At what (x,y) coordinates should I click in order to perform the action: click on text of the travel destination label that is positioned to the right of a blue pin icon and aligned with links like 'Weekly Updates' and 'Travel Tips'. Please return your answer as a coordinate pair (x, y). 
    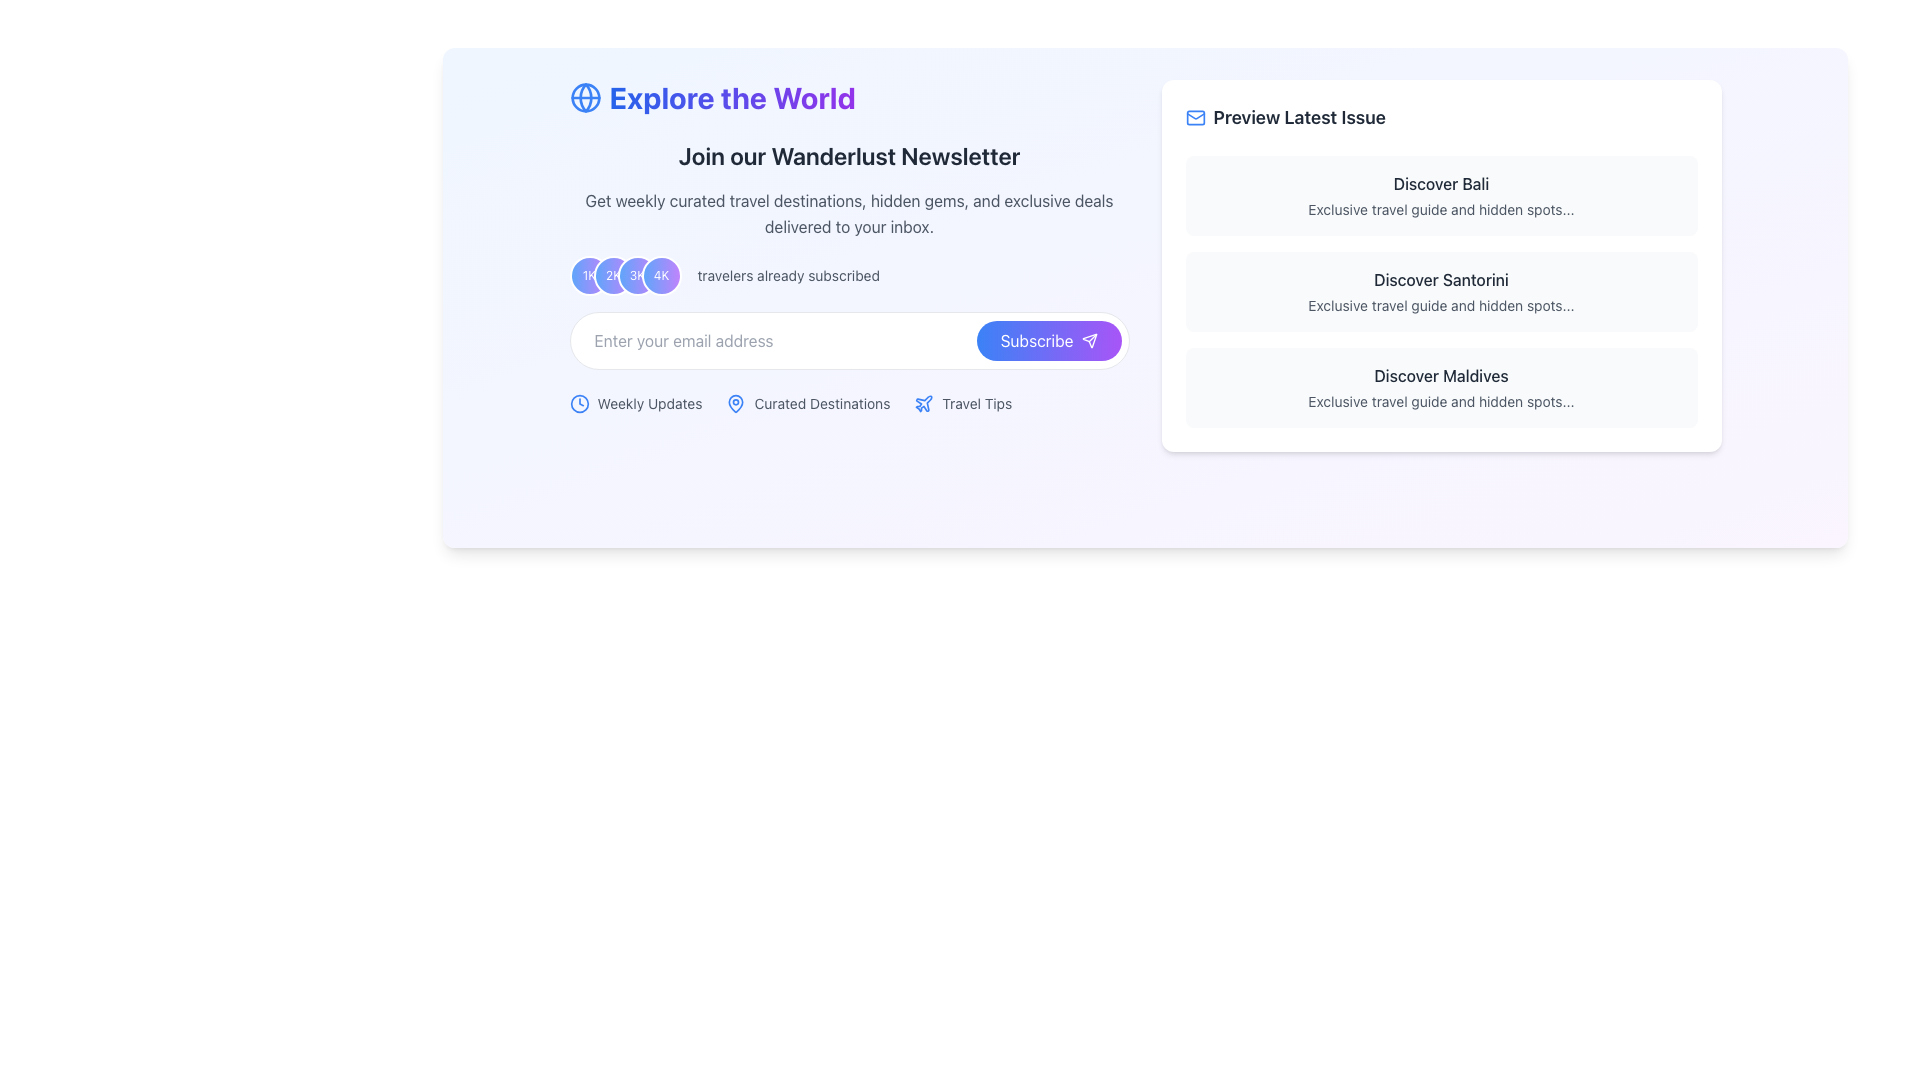
    Looking at the image, I should click on (822, 404).